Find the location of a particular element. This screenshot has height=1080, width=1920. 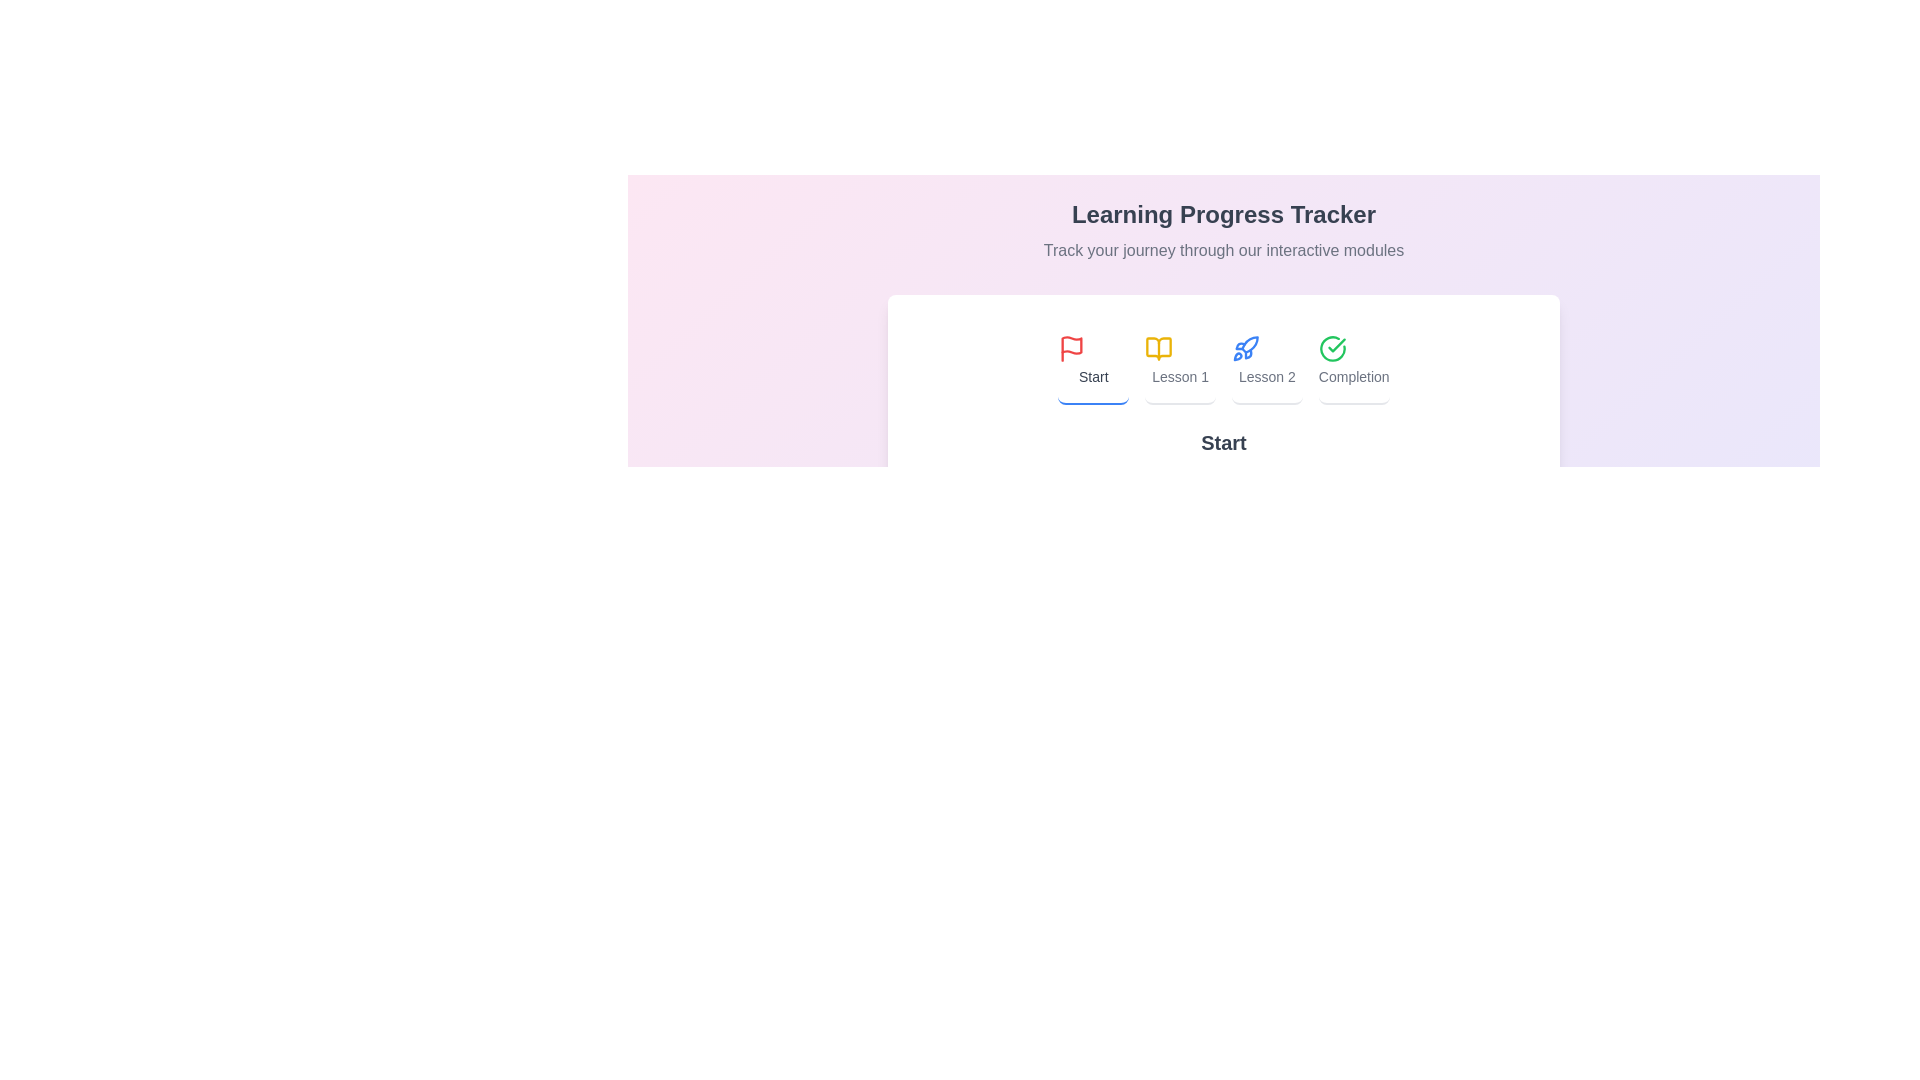

the Start button to observe its hover effect is located at coordinates (1092, 362).